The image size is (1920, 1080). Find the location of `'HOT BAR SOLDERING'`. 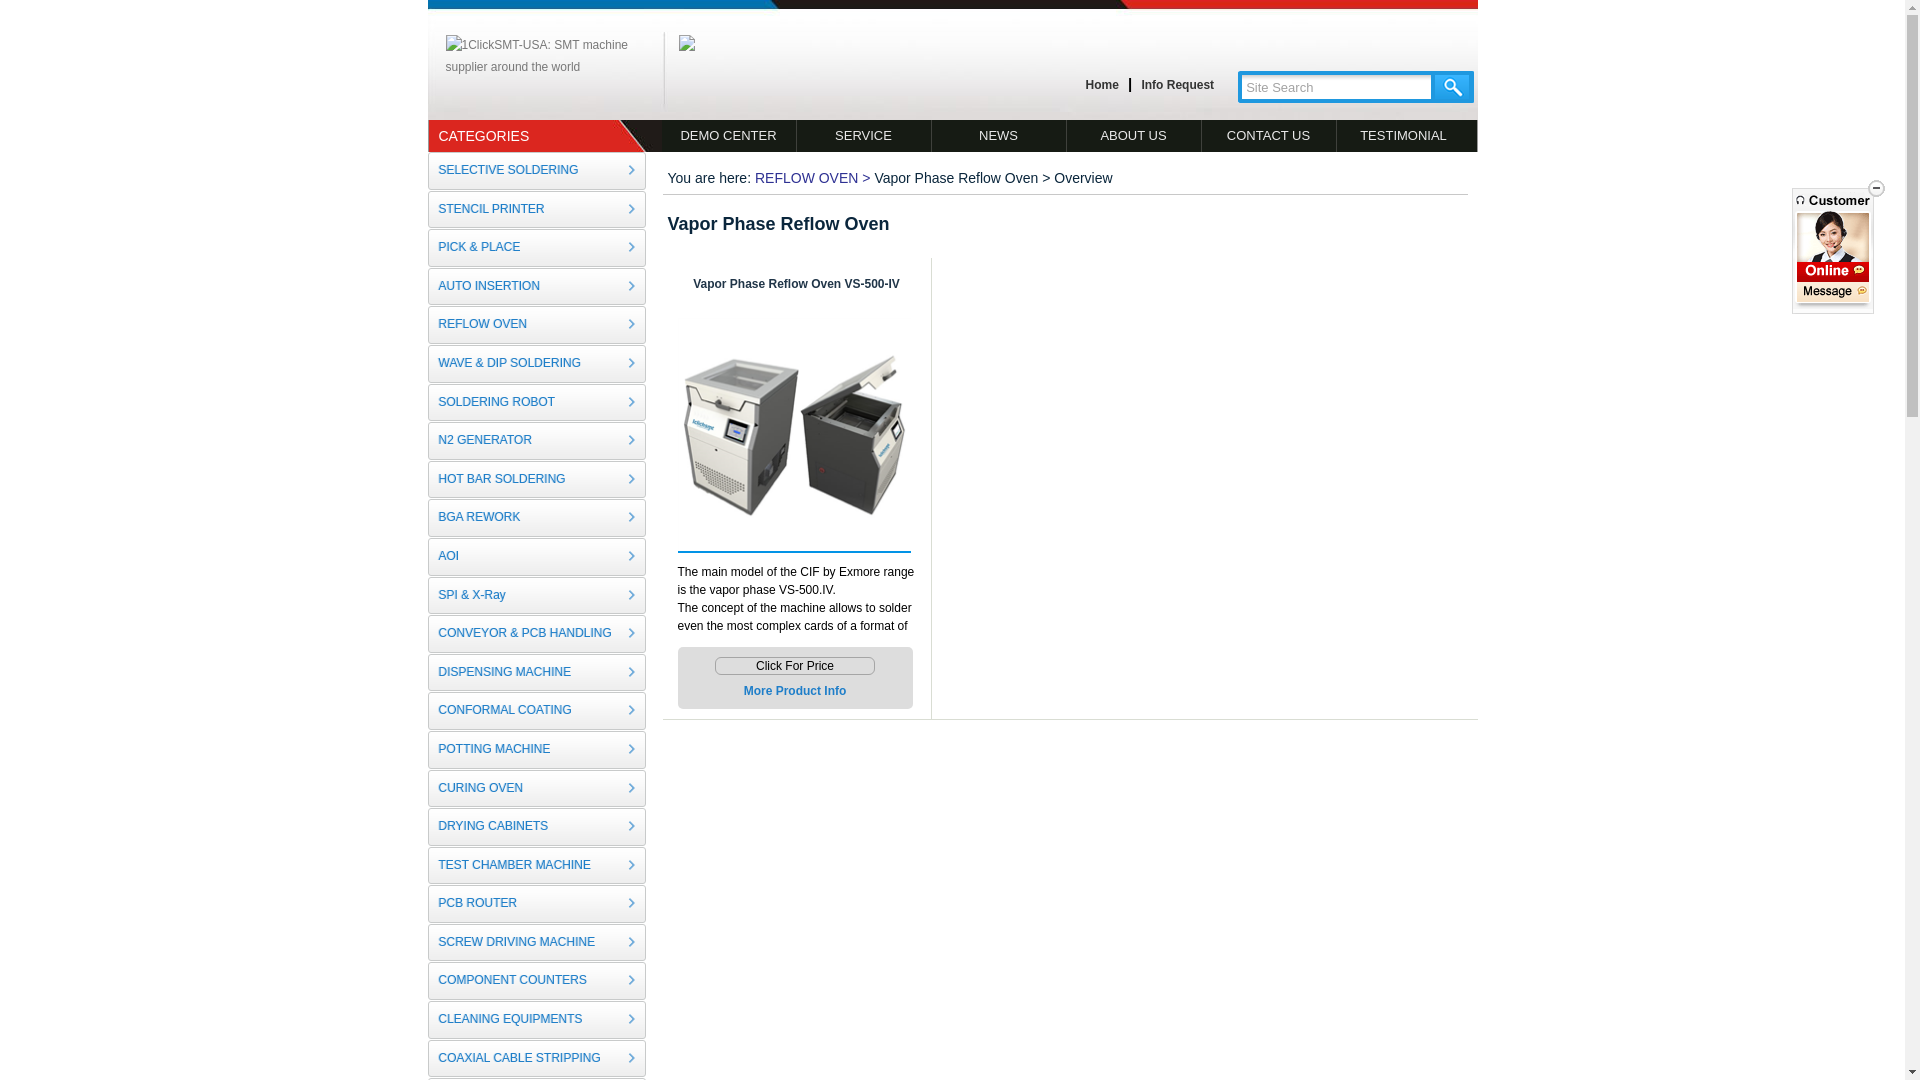

'HOT BAR SOLDERING' is located at coordinates (537, 479).